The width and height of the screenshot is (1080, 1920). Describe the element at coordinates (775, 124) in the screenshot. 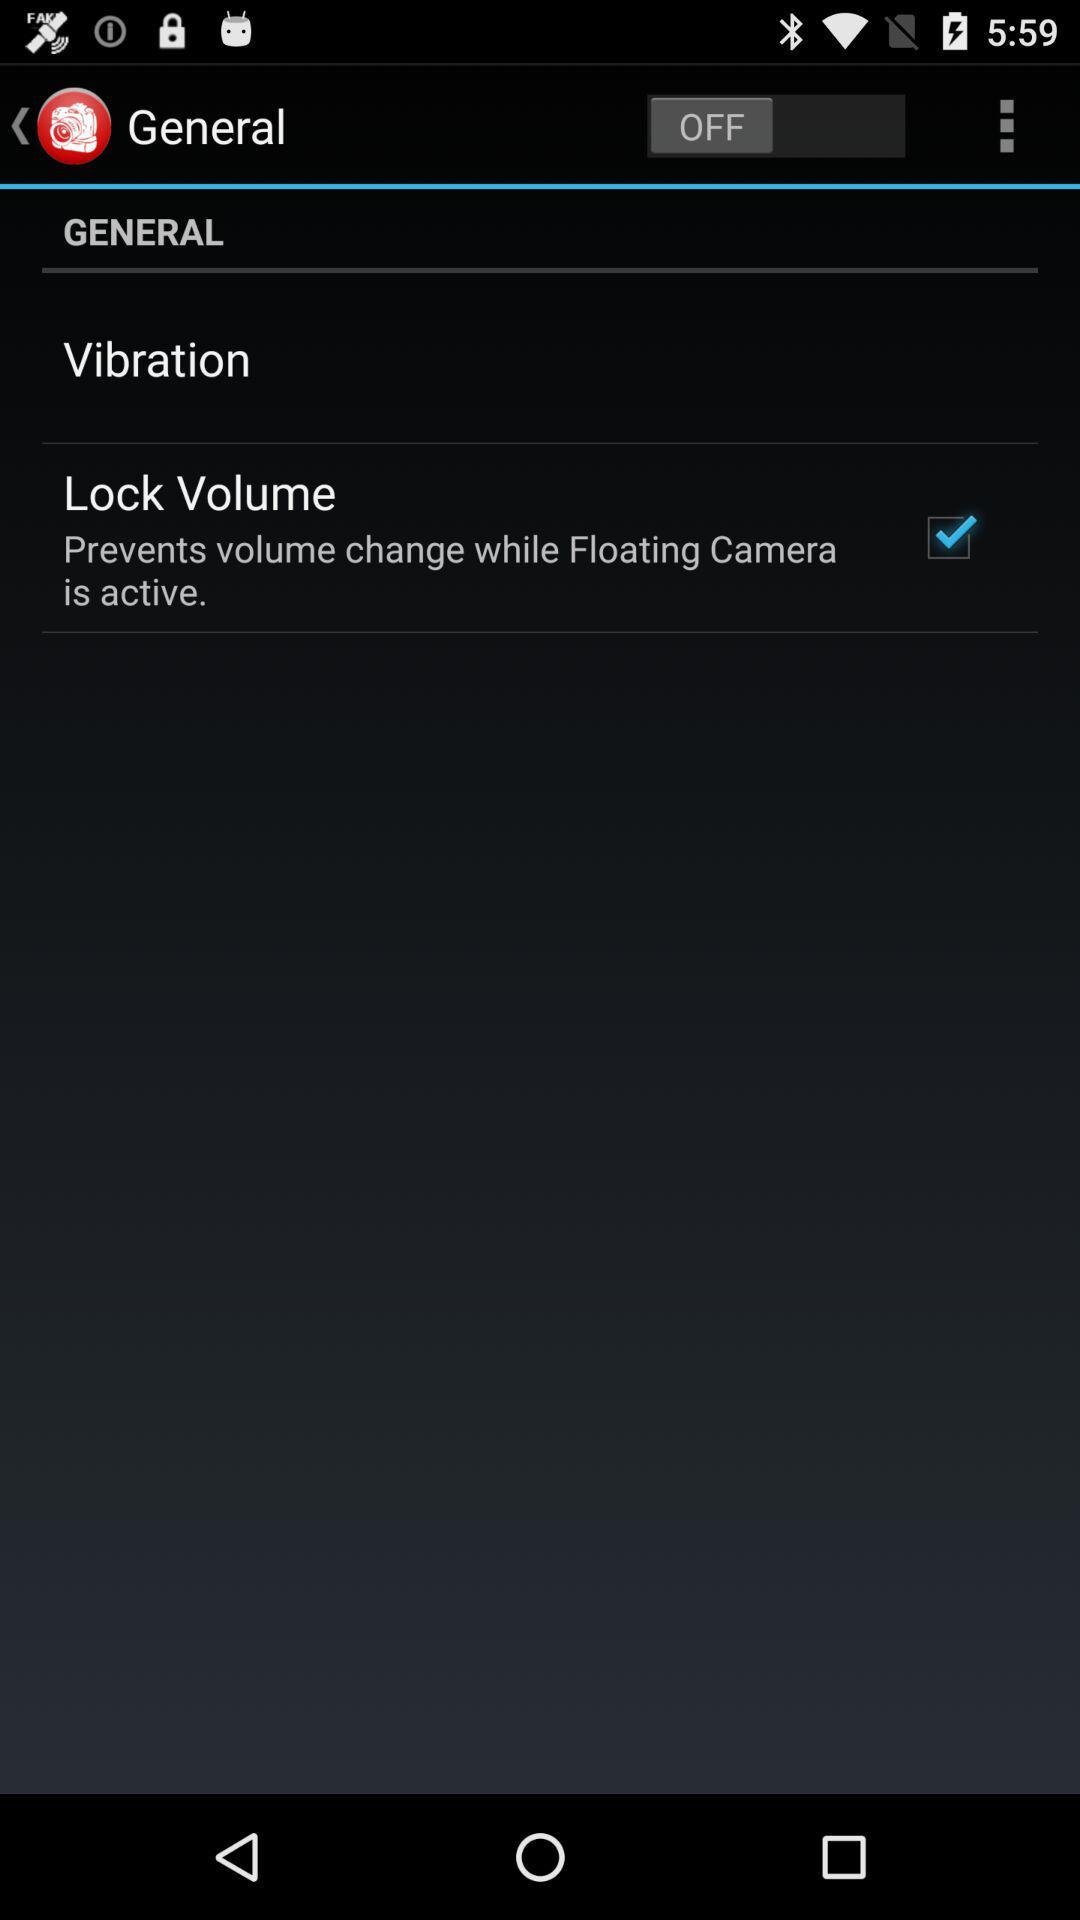

I see `on off toggle` at that location.